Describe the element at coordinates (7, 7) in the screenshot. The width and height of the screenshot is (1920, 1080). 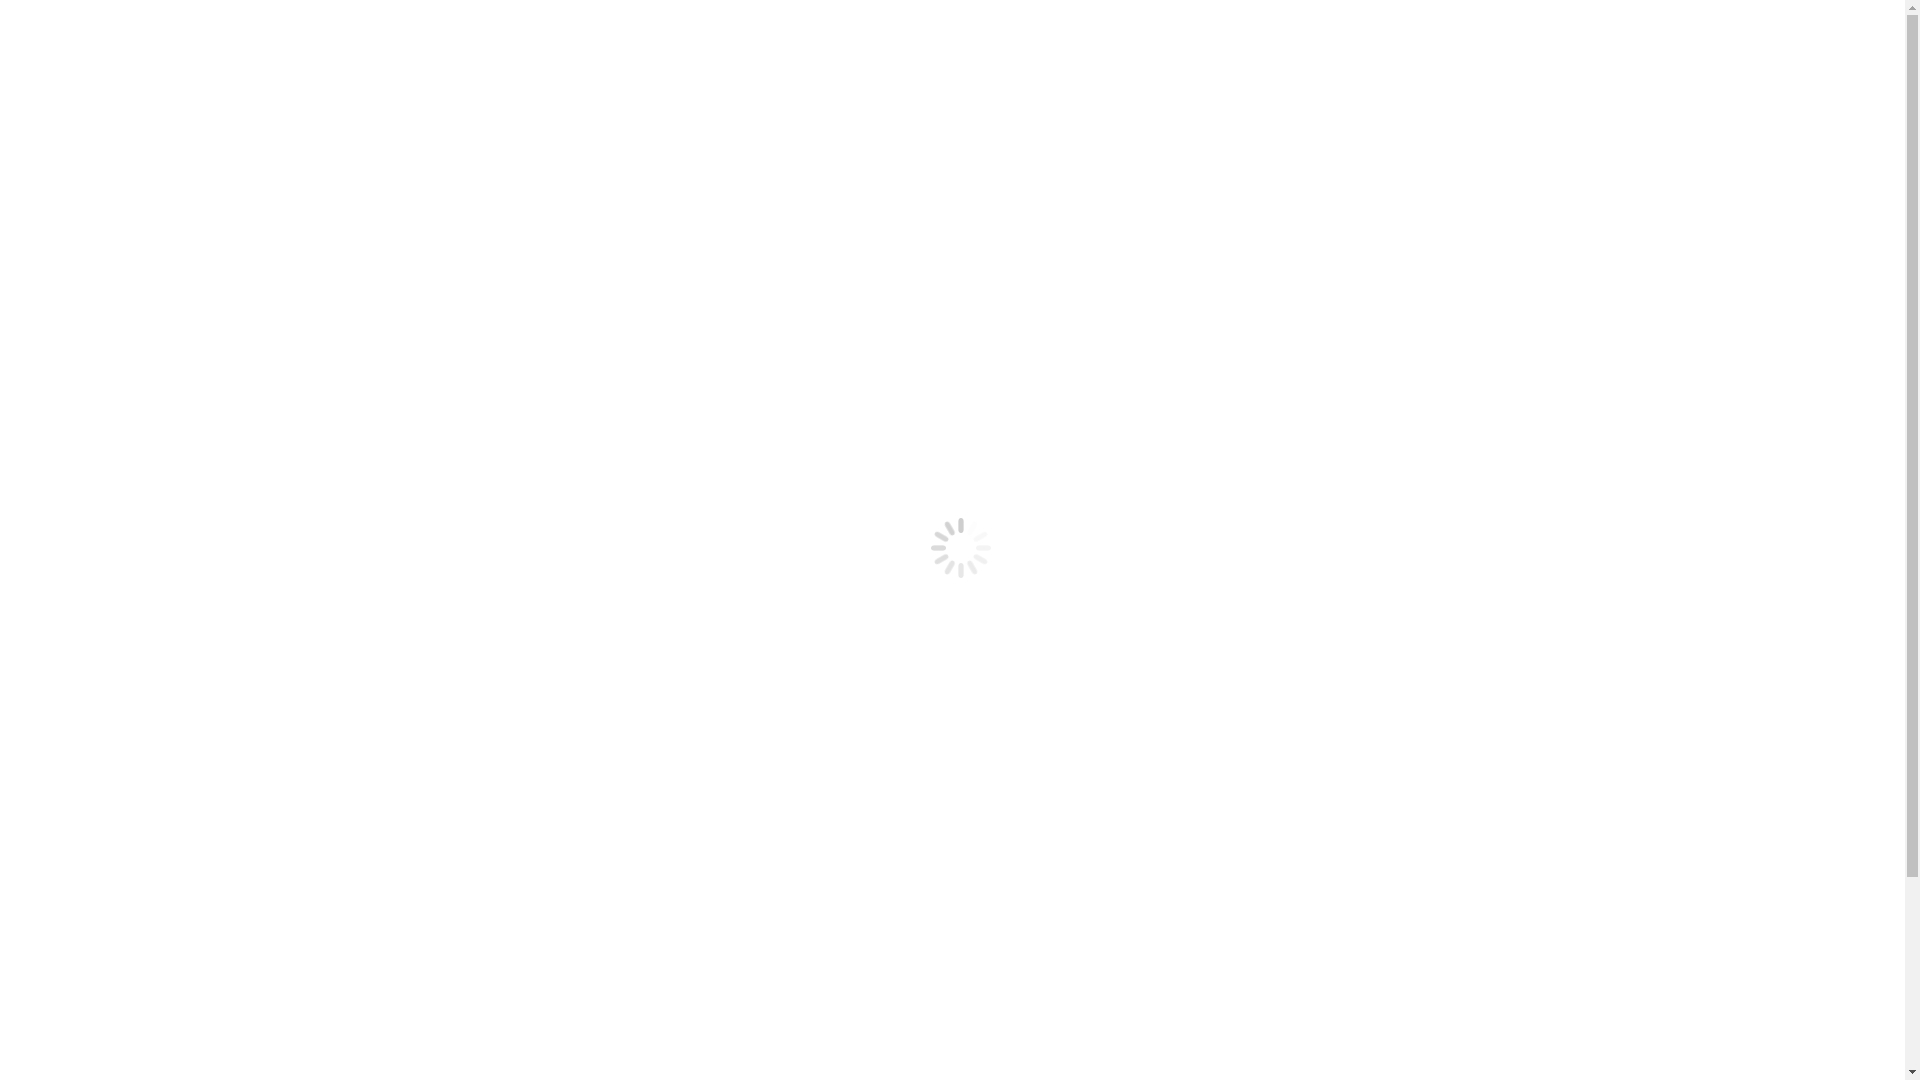
I see `'Spring naar content'` at that location.